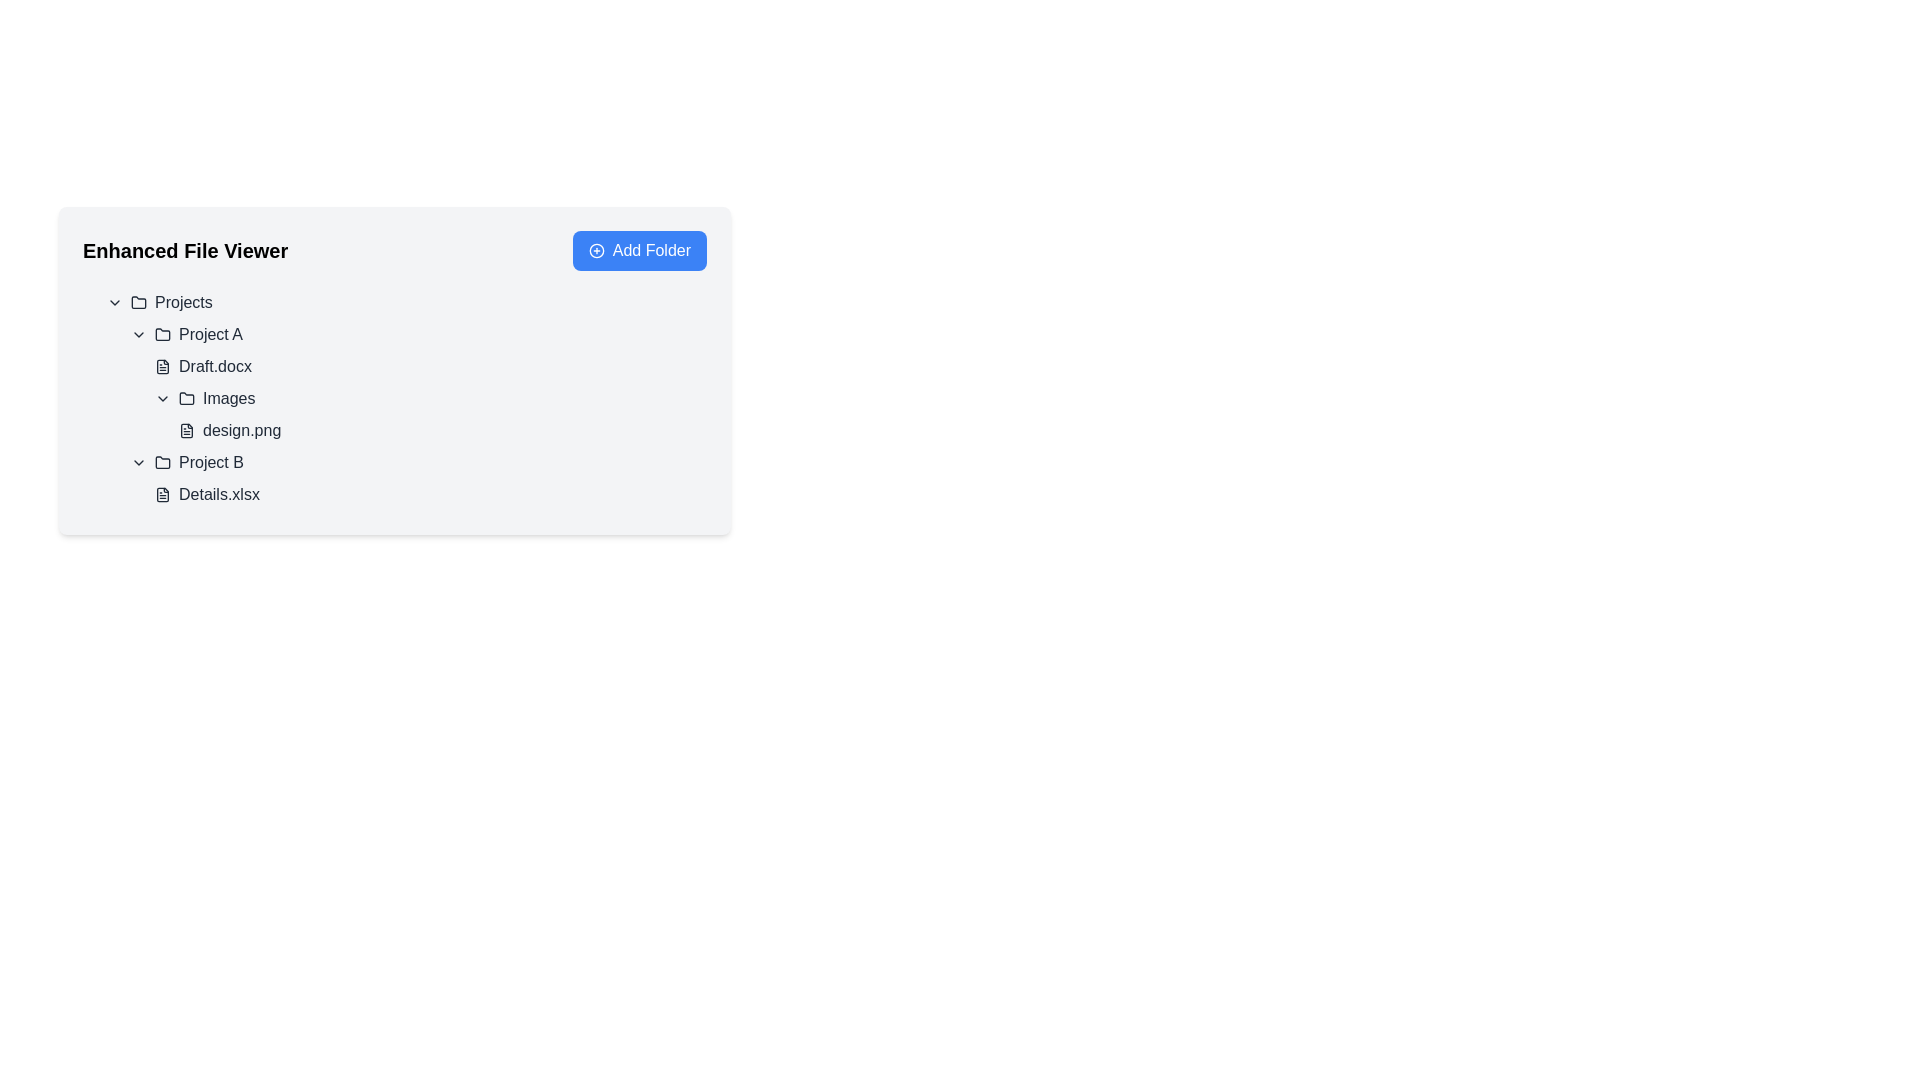 This screenshot has width=1920, height=1080. I want to click on the 'Project B' Expandable Tree Node, so click(417, 462).